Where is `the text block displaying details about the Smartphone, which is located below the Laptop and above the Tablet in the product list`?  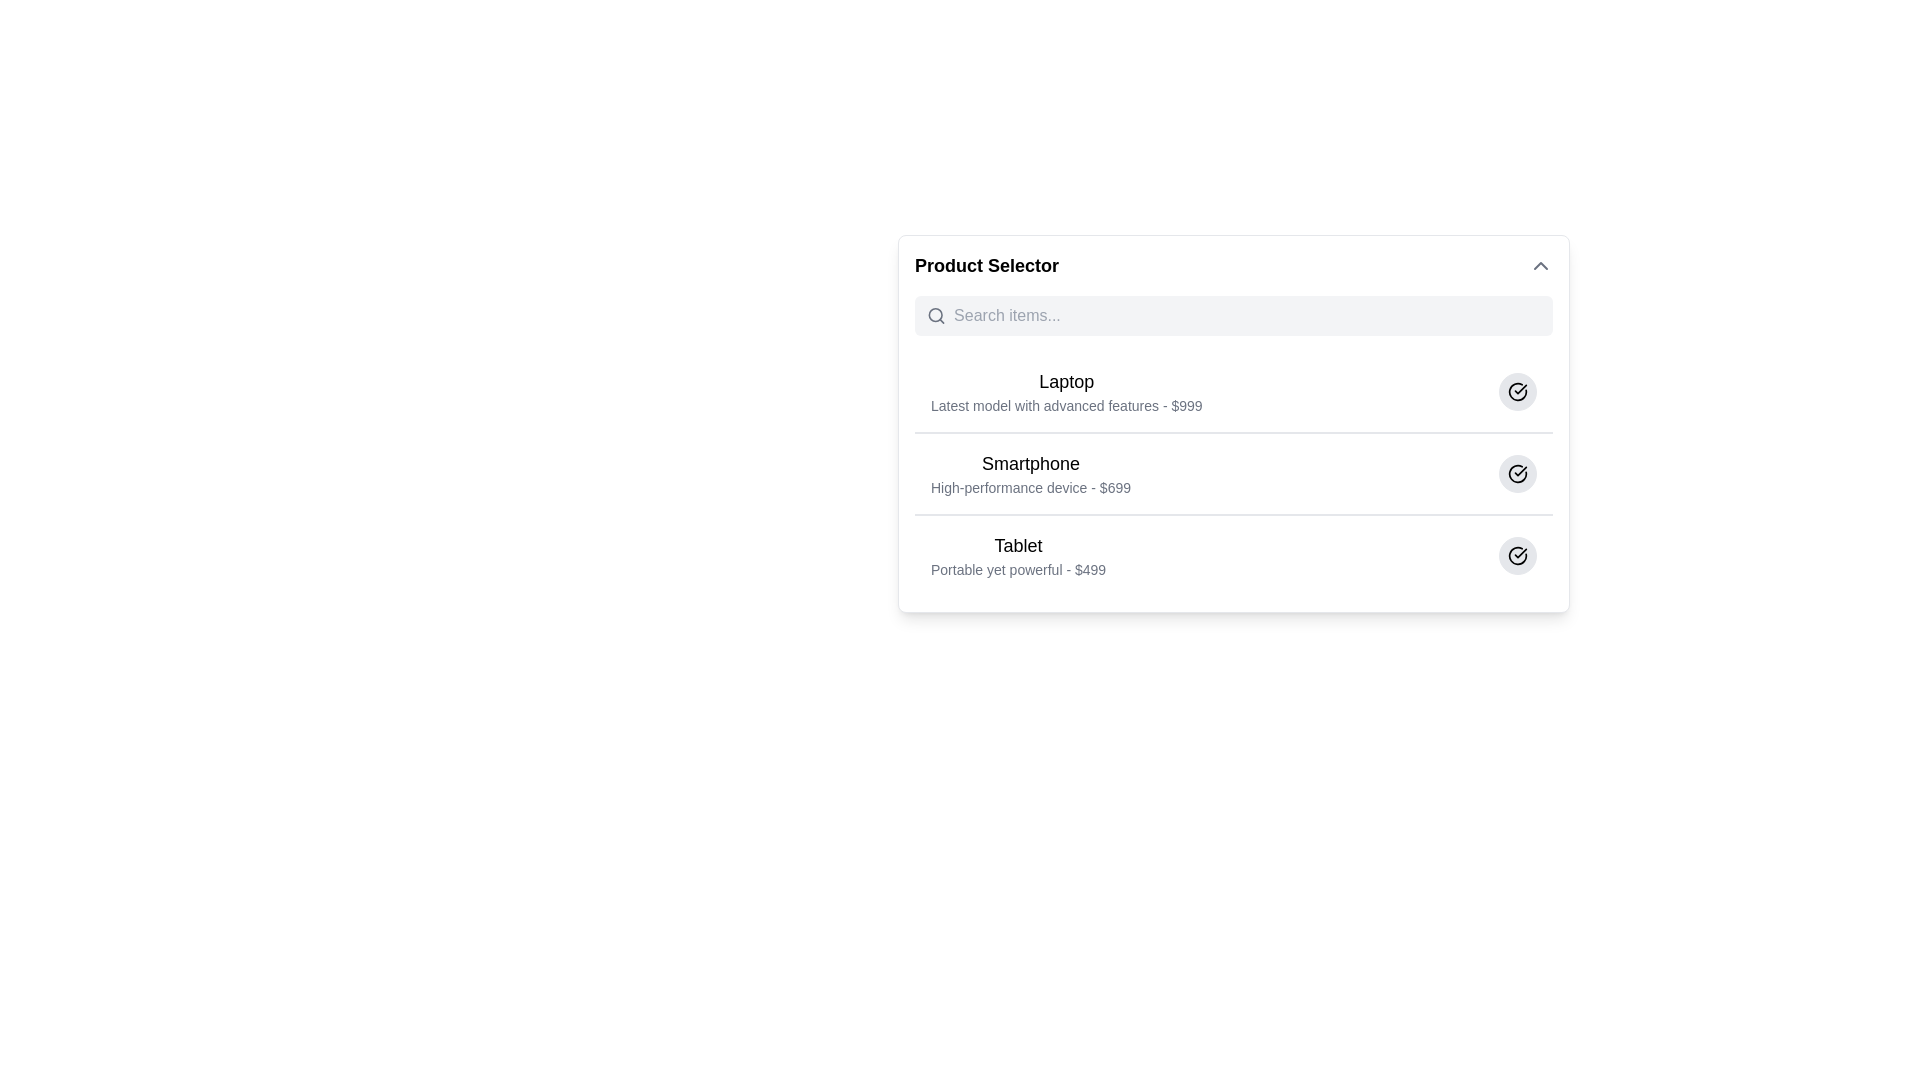 the text block displaying details about the Smartphone, which is located below the Laptop and above the Tablet in the product list is located at coordinates (1031, 474).